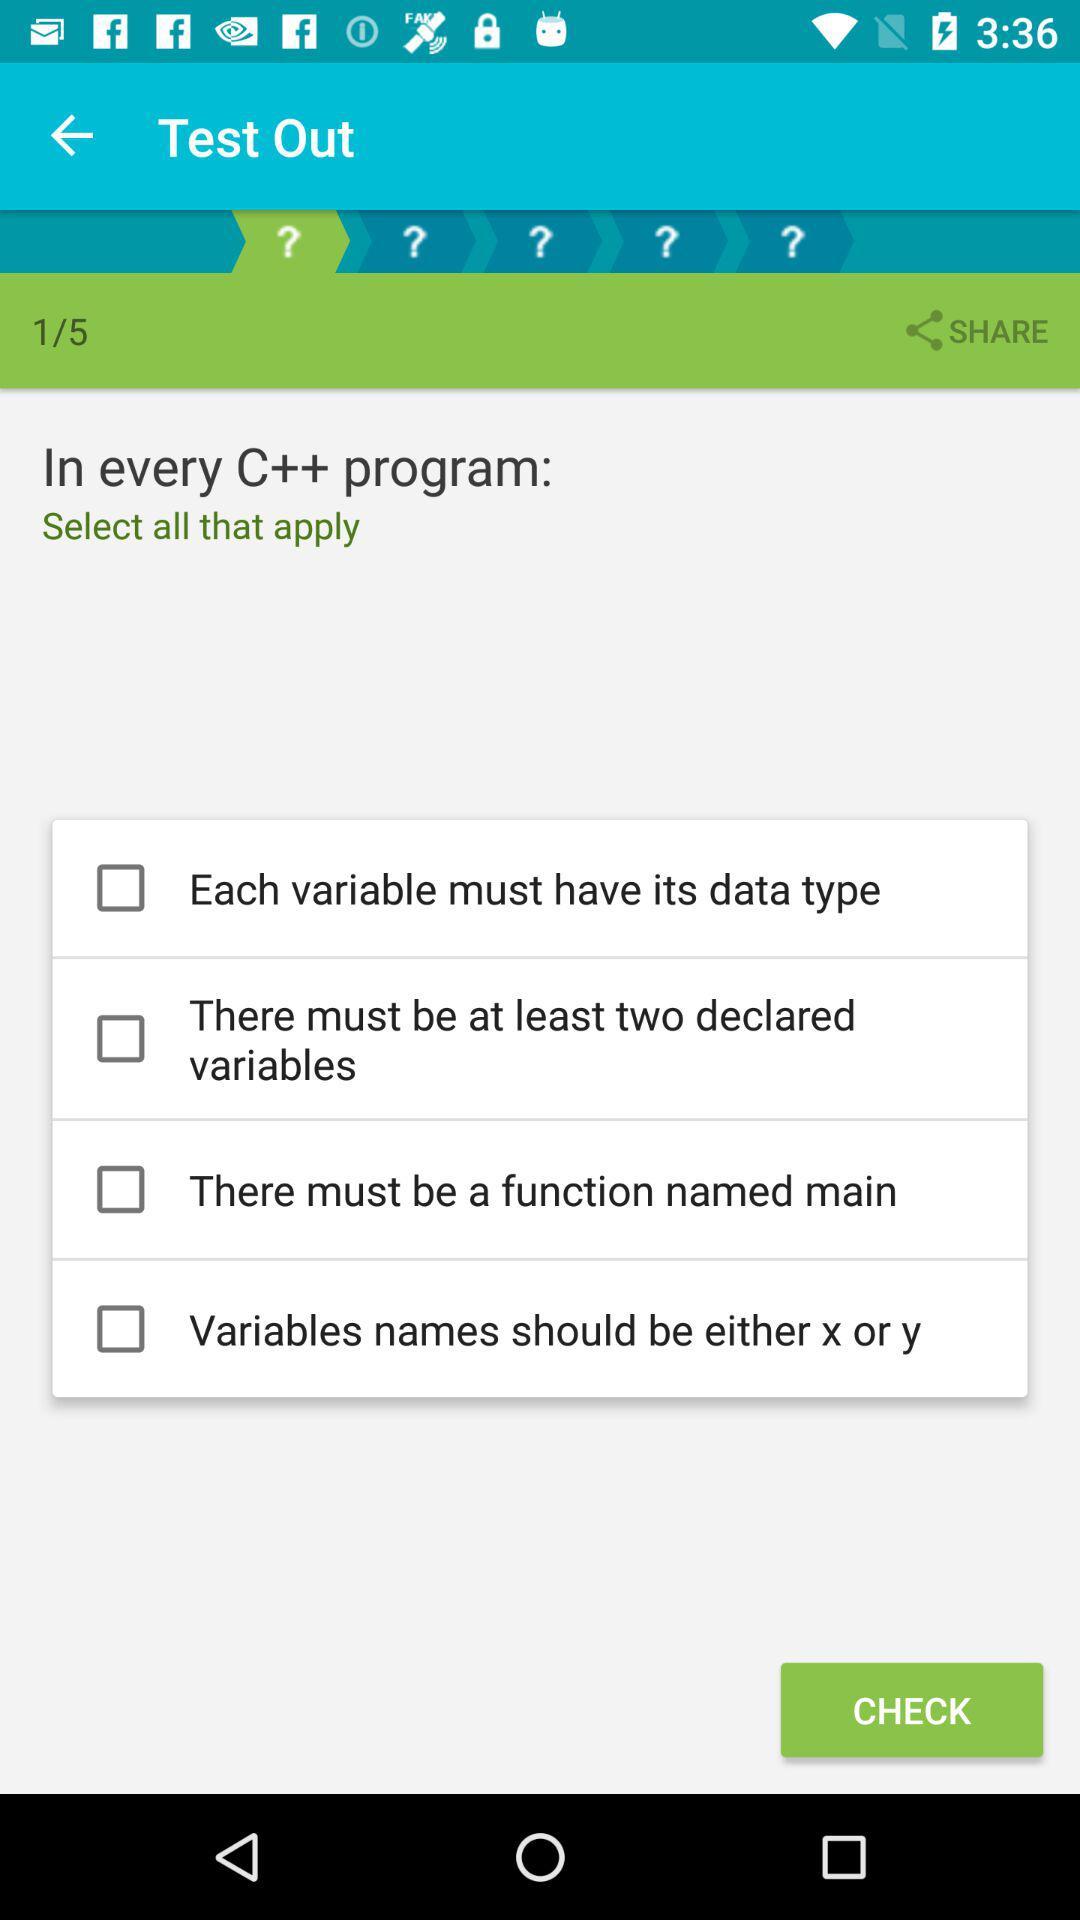 The height and width of the screenshot is (1920, 1080). Describe the element at coordinates (790, 240) in the screenshot. I see `the help icon` at that location.